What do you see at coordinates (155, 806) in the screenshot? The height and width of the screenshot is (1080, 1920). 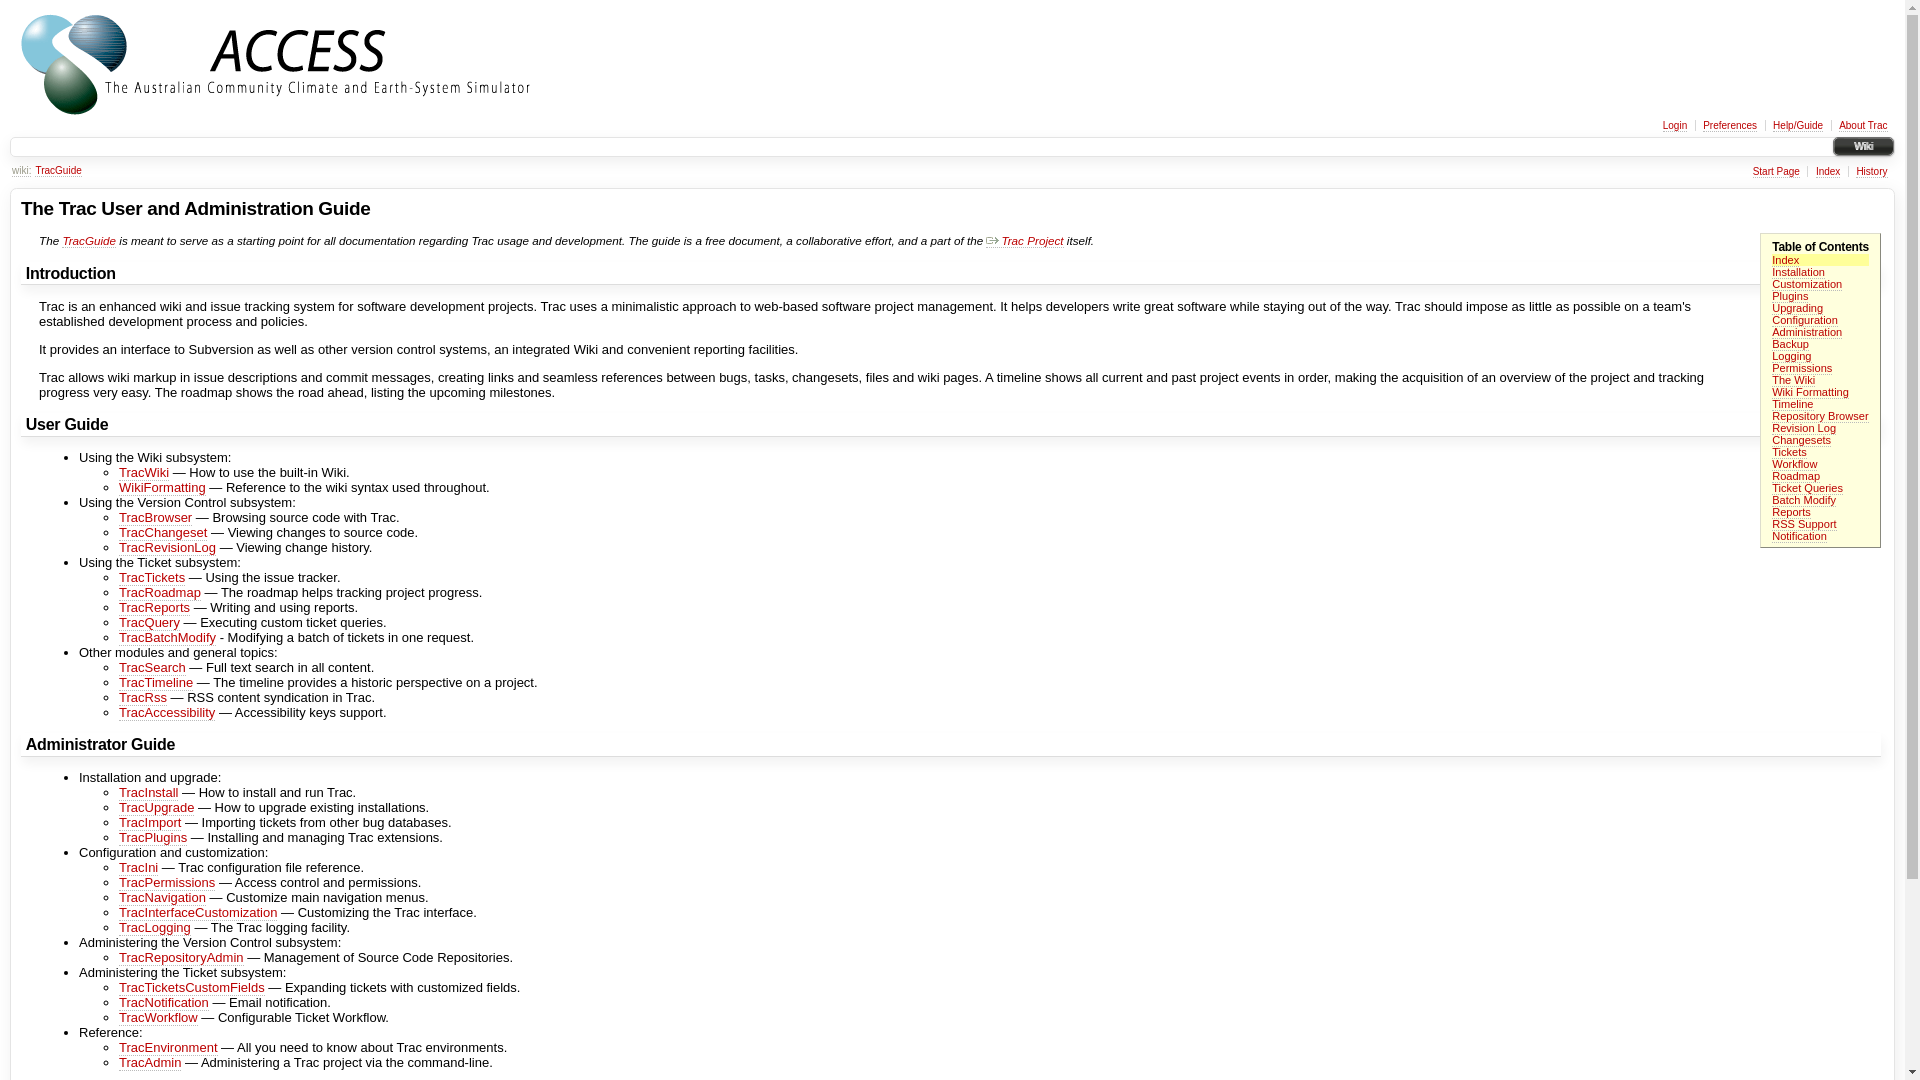 I see `'TracUpgrade'` at bounding box center [155, 806].